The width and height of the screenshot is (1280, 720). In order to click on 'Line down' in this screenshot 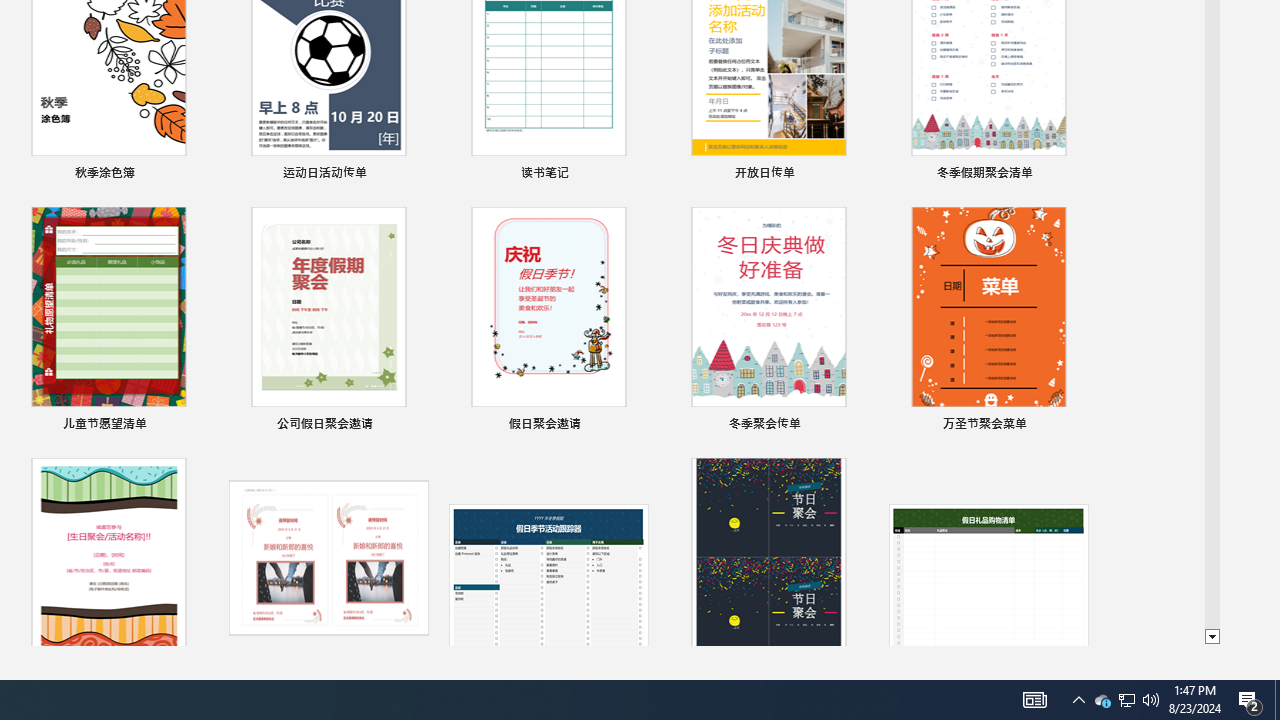, I will do `click(1211, 637)`.